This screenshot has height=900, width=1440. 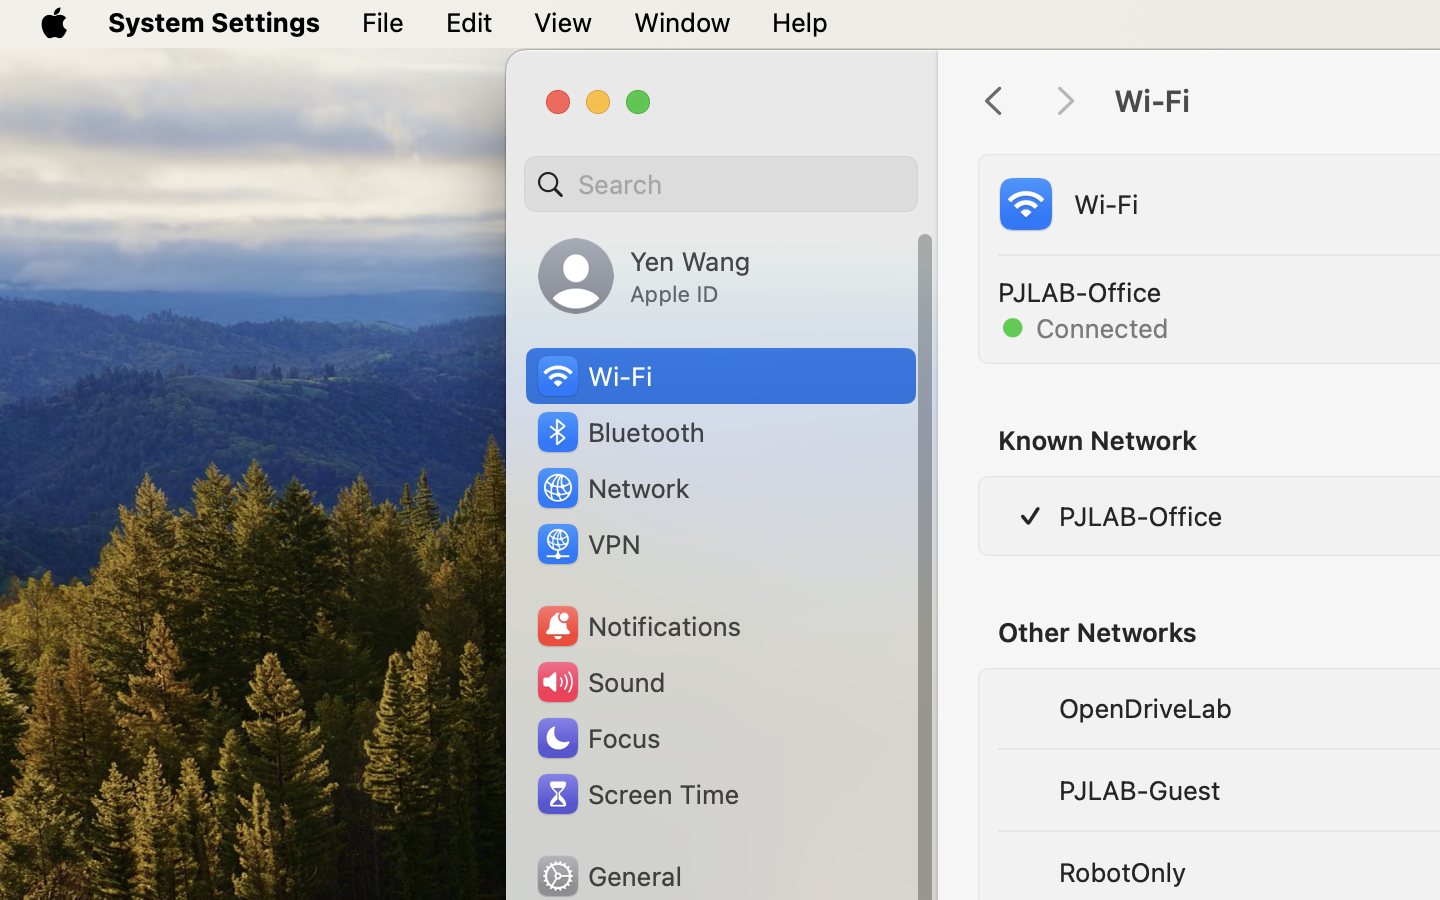 I want to click on 'Wi‑Fi', so click(x=592, y=376).